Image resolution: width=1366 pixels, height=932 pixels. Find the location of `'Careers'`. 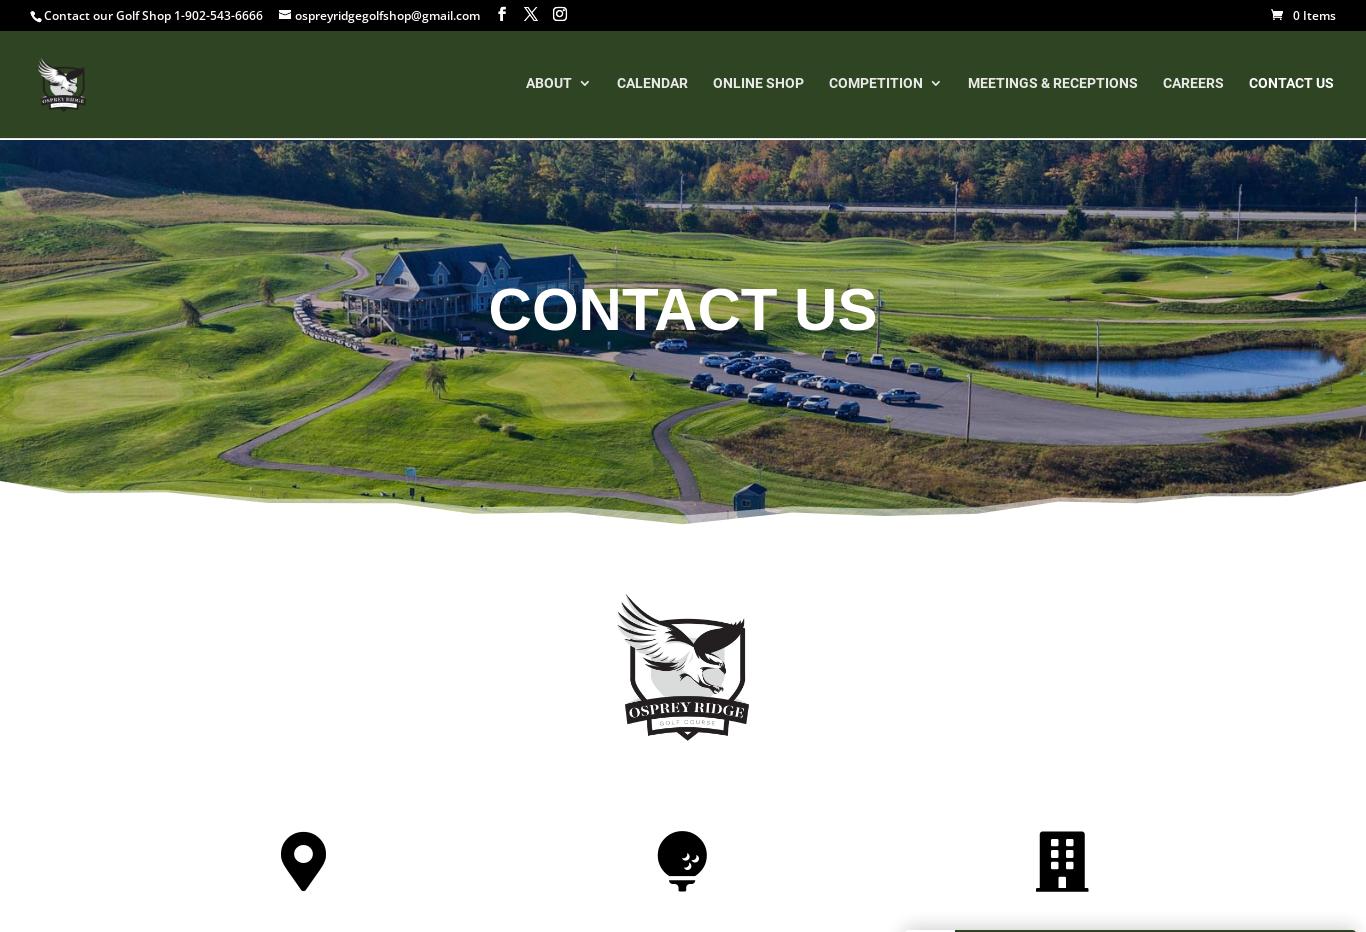

'Careers' is located at coordinates (1193, 86).